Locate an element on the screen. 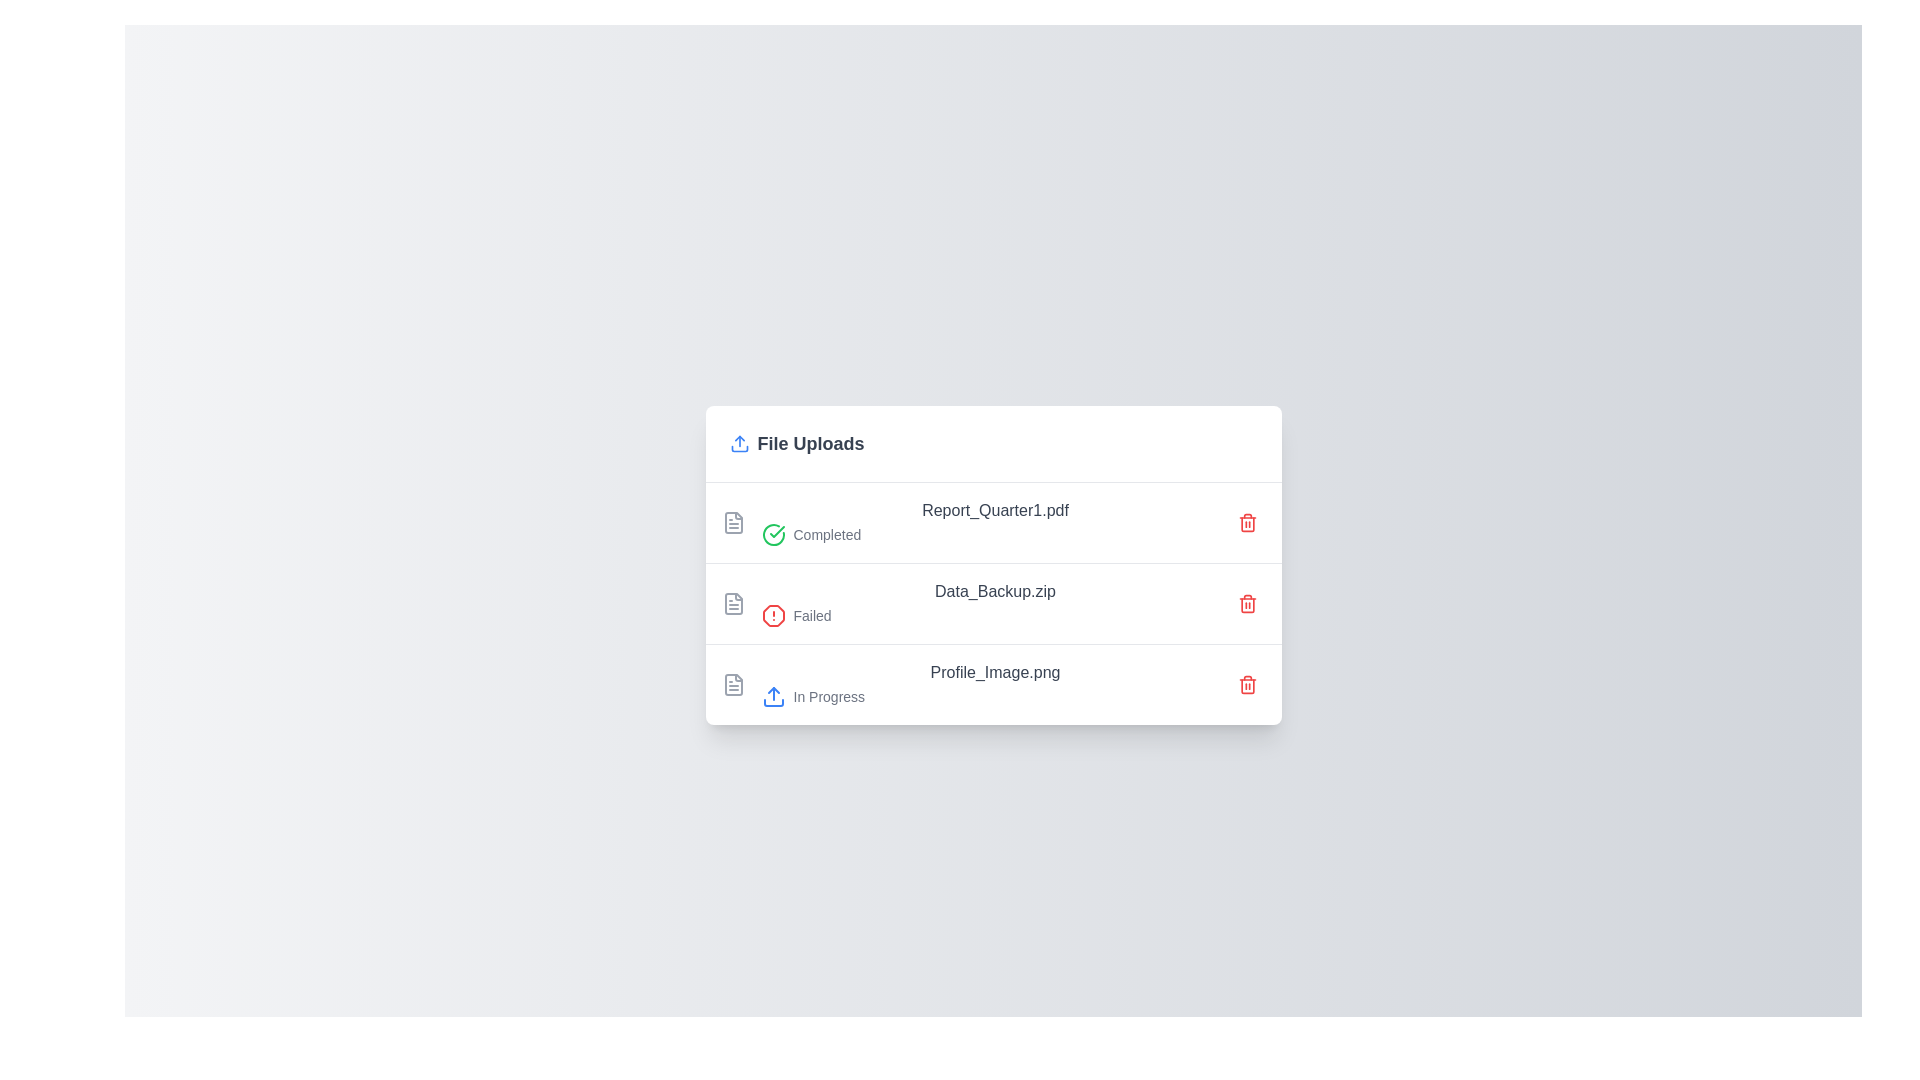 The image size is (1920, 1080). the second status icon in the list, which indicates an error or failure state for the 'Data_Backup.zip' file entry is located at coordinates (772, 614).